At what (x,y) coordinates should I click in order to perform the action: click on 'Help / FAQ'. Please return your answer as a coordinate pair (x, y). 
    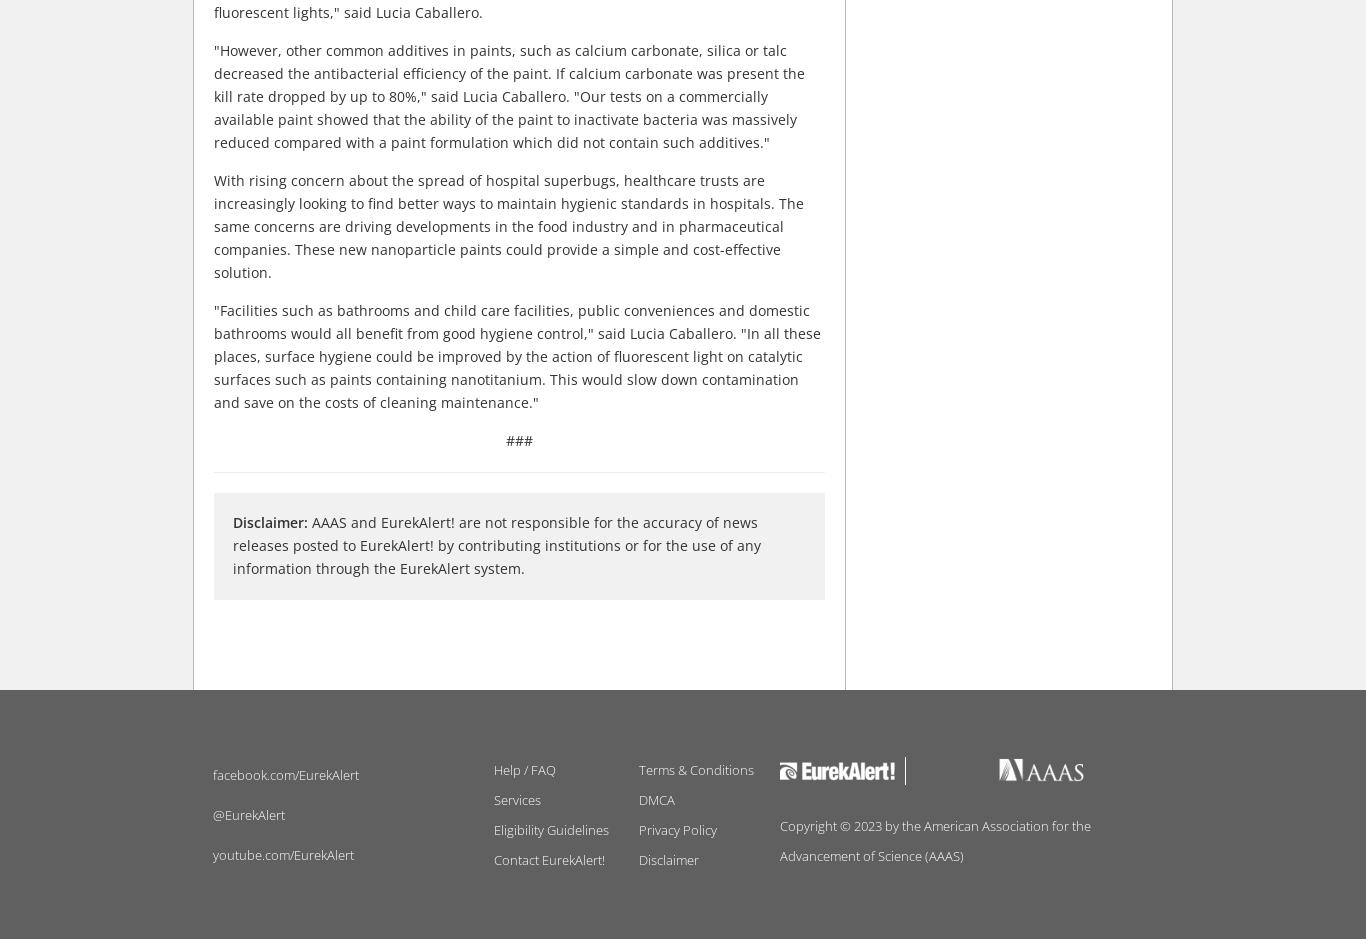
    Looking at the image, I should click on (523, 768).